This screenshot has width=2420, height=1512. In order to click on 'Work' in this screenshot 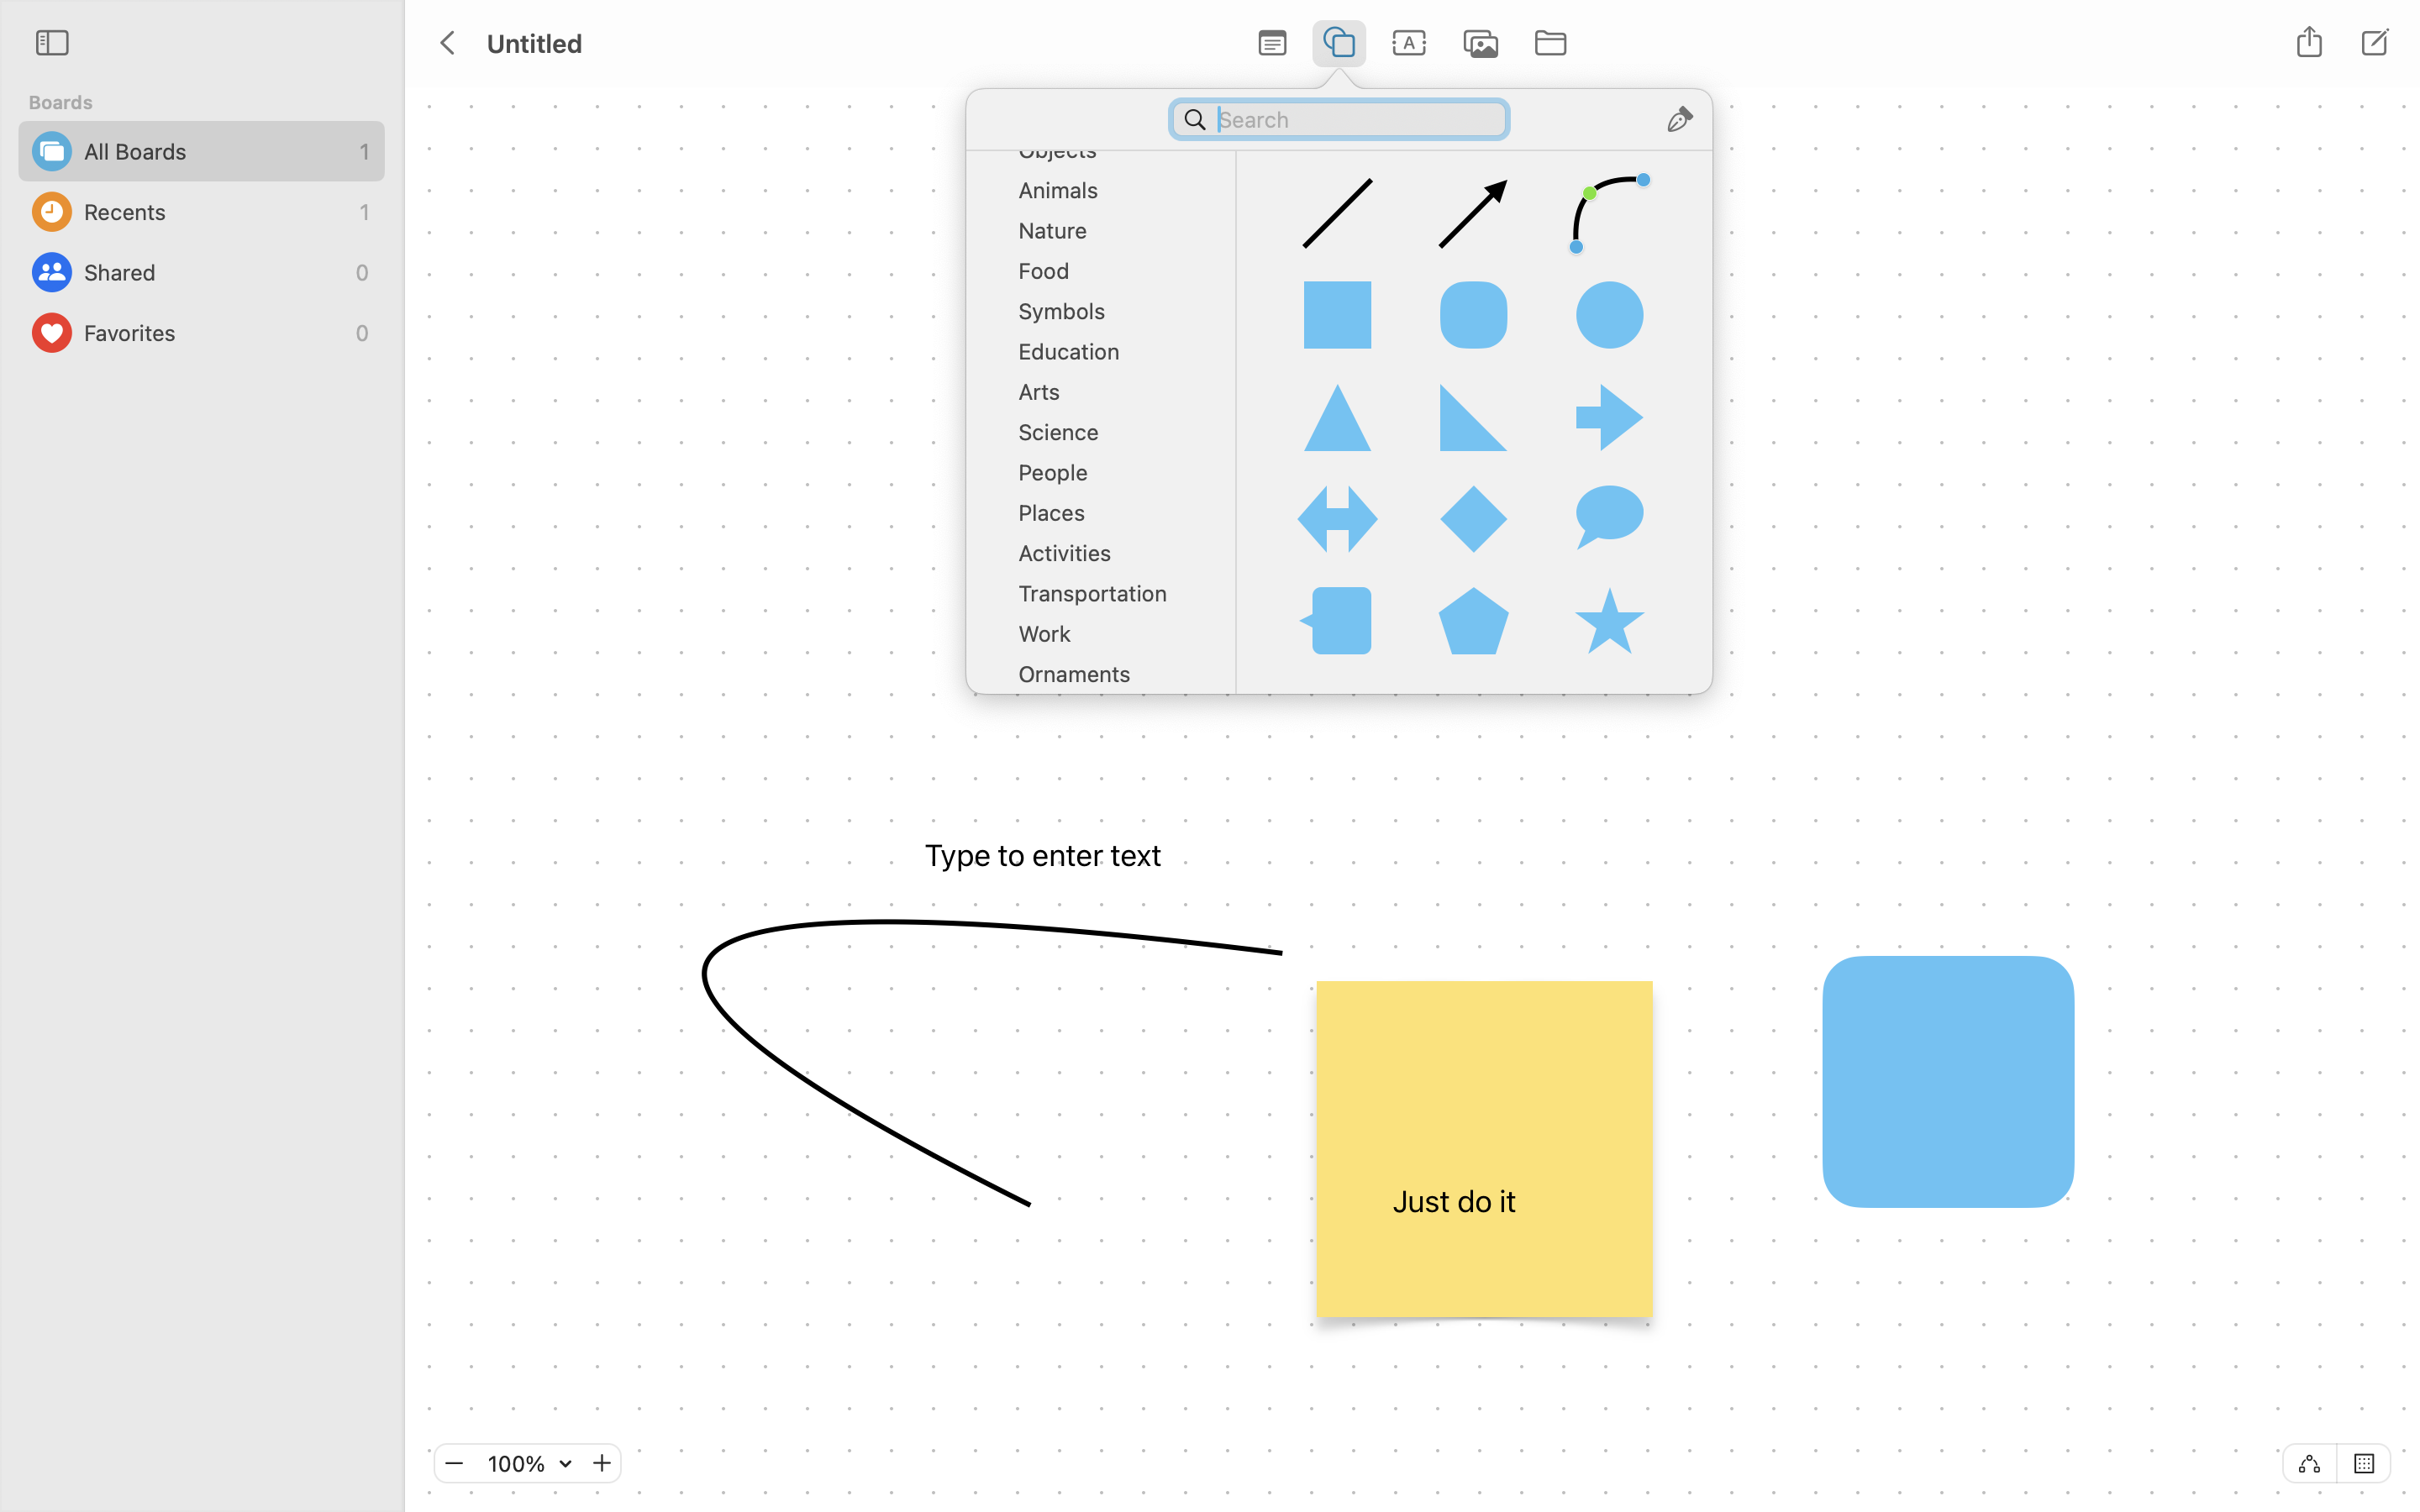, I will do `click(1107, 638)`.